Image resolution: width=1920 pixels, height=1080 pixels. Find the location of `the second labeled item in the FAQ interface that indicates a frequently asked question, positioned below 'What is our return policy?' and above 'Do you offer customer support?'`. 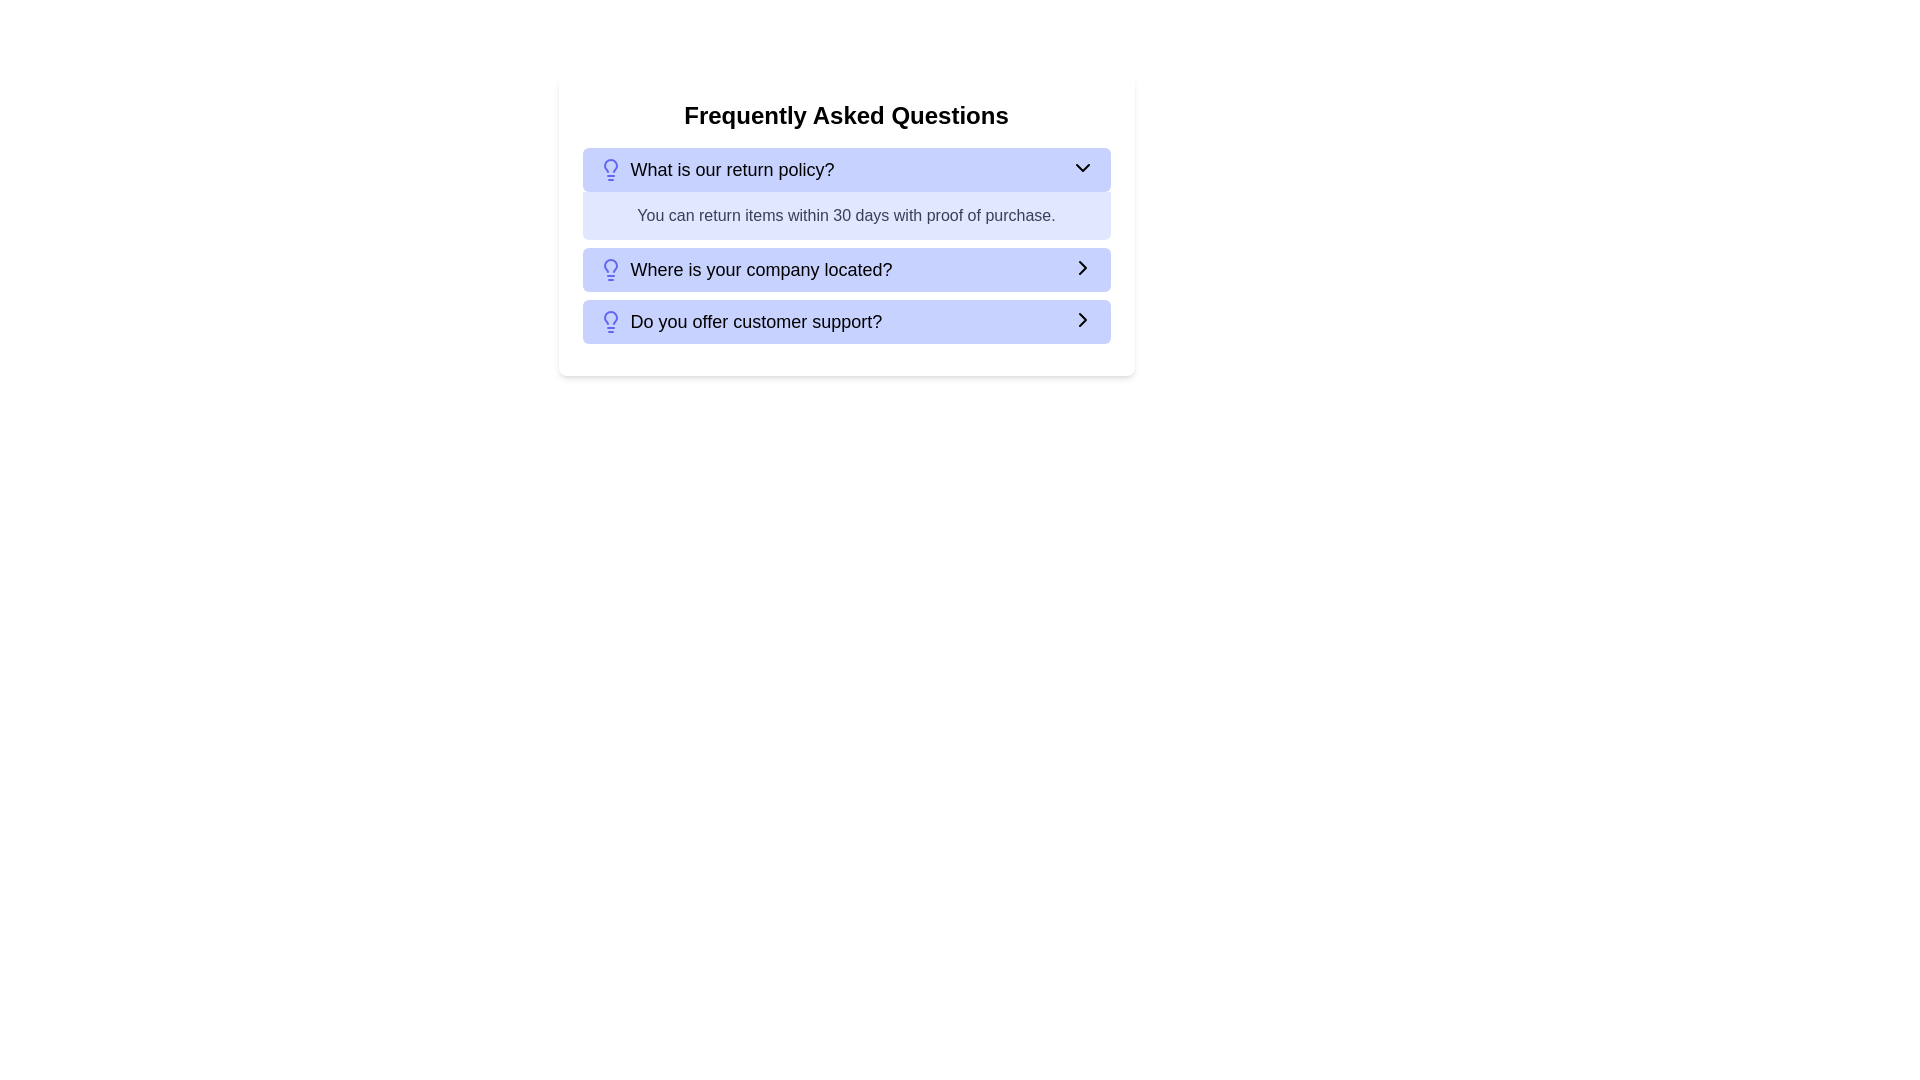

the second labeled item in the FAQ interface that indicates a frequently asked question, positioned below 'What is our return policy?' and above 'Do you offer customer support?' is located at coordinates (744, 270).